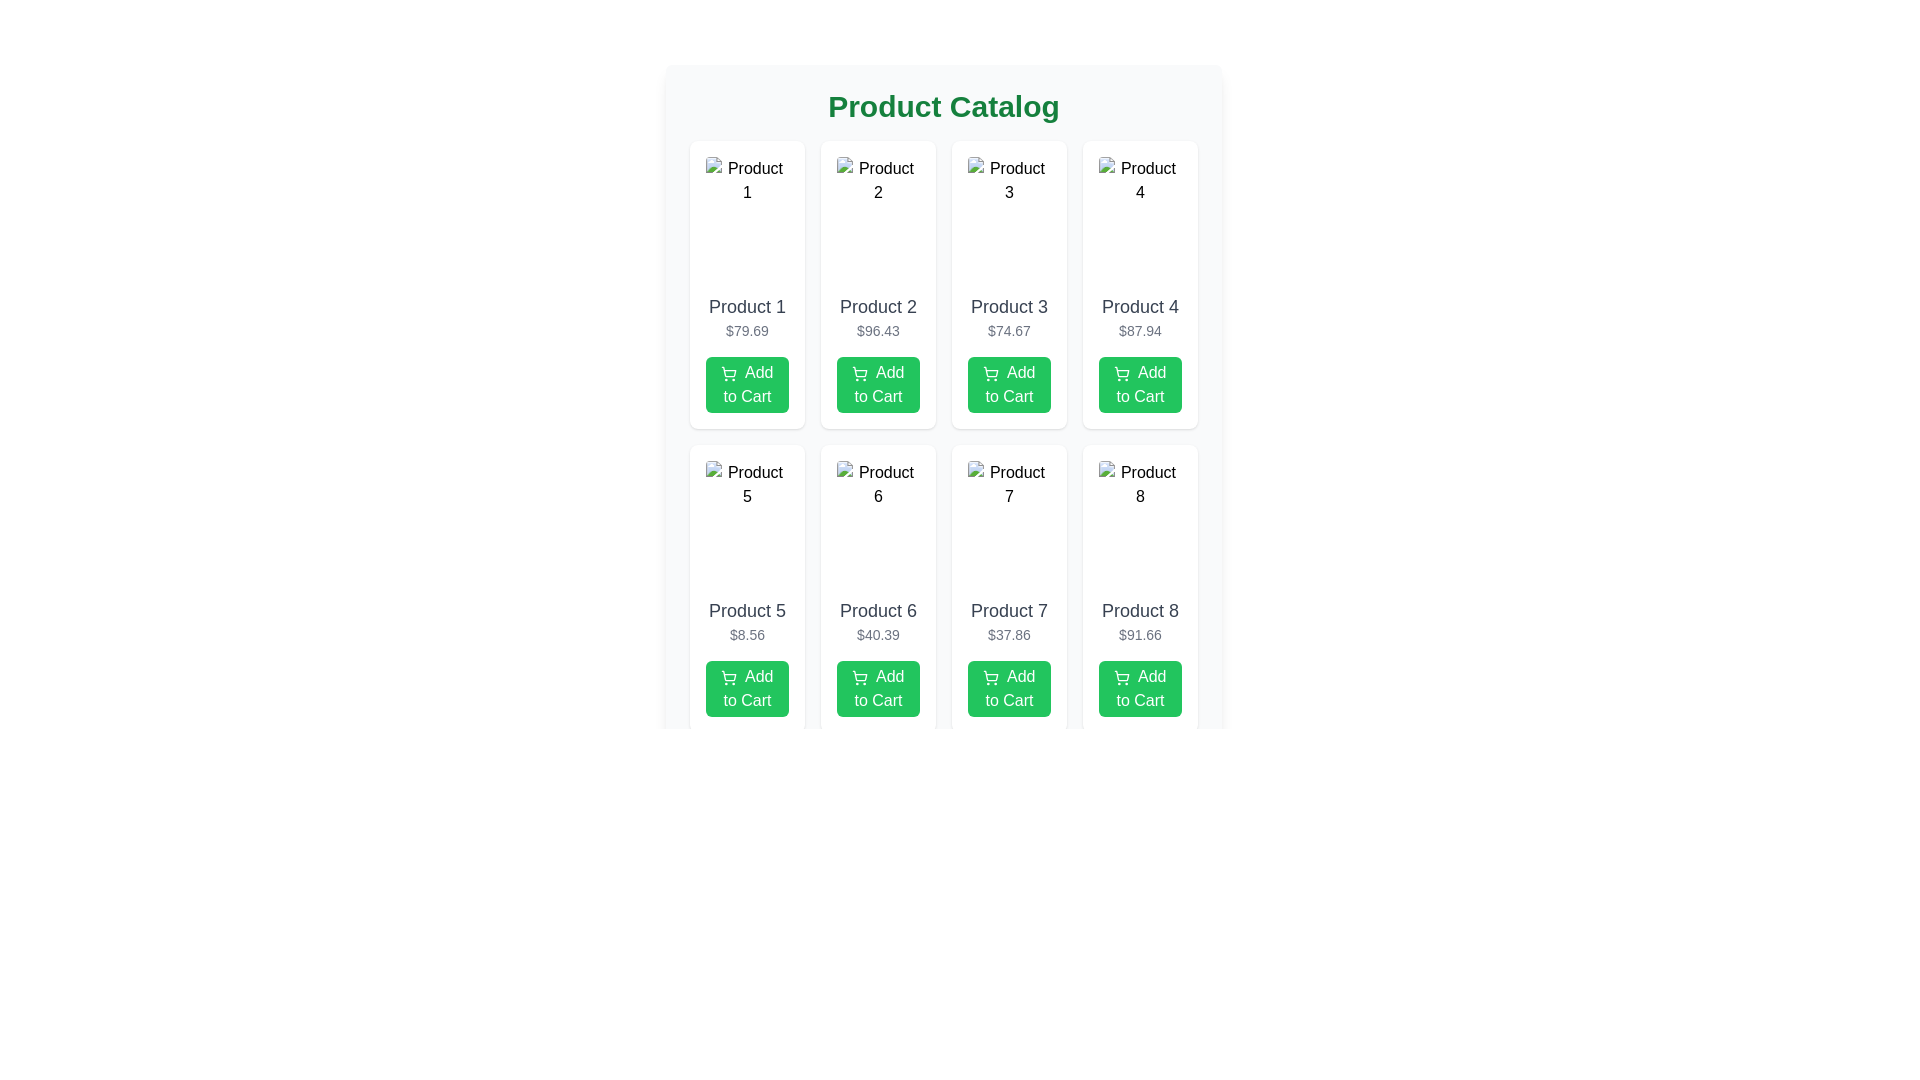 The height and width of the screenshot is (1080, 1920). I want to click on text label displaying the product name 'Product 6', which is positioned at the top of the product card in the second column, second row of the grid layout, so click(878, 609).